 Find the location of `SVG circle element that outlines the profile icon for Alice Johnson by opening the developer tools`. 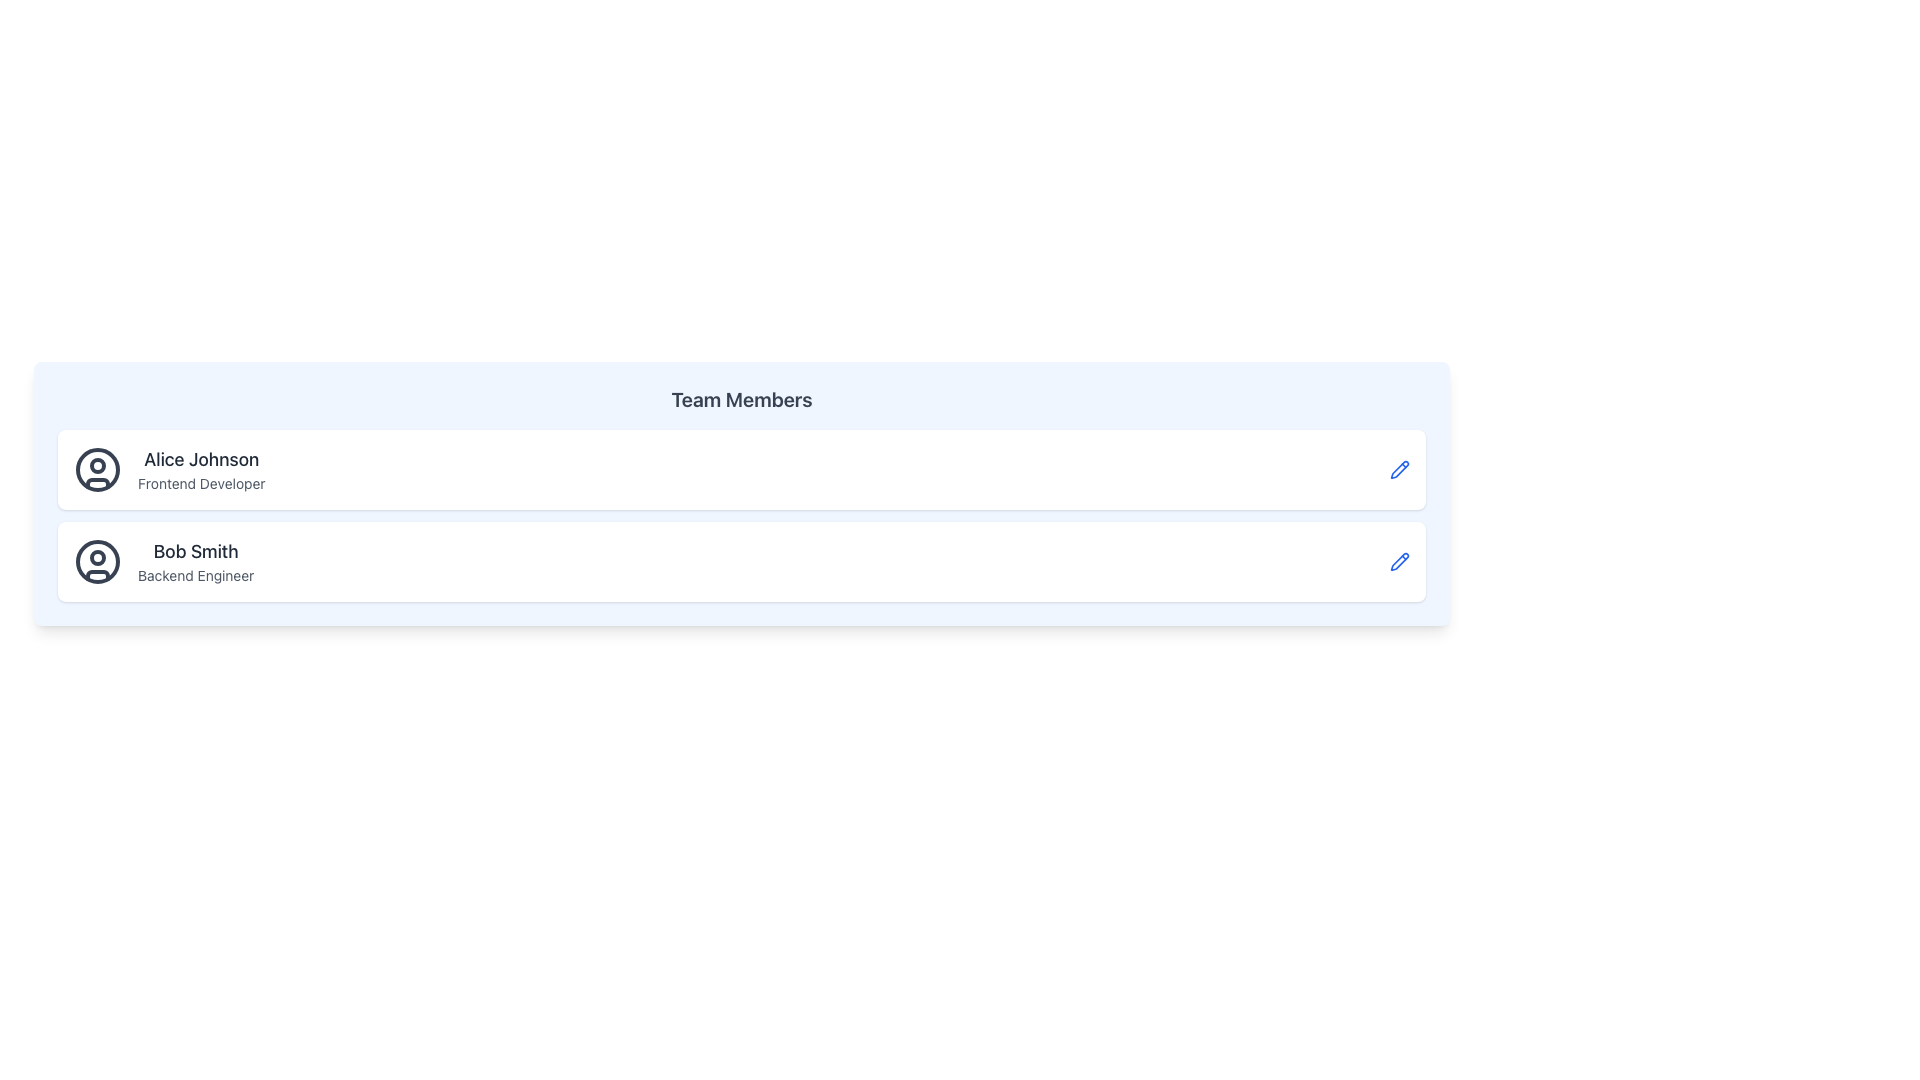

SVG circle element that outlines the profile icon for Alice Johnson by opening the developer tools is located at coordinates (96, 470).